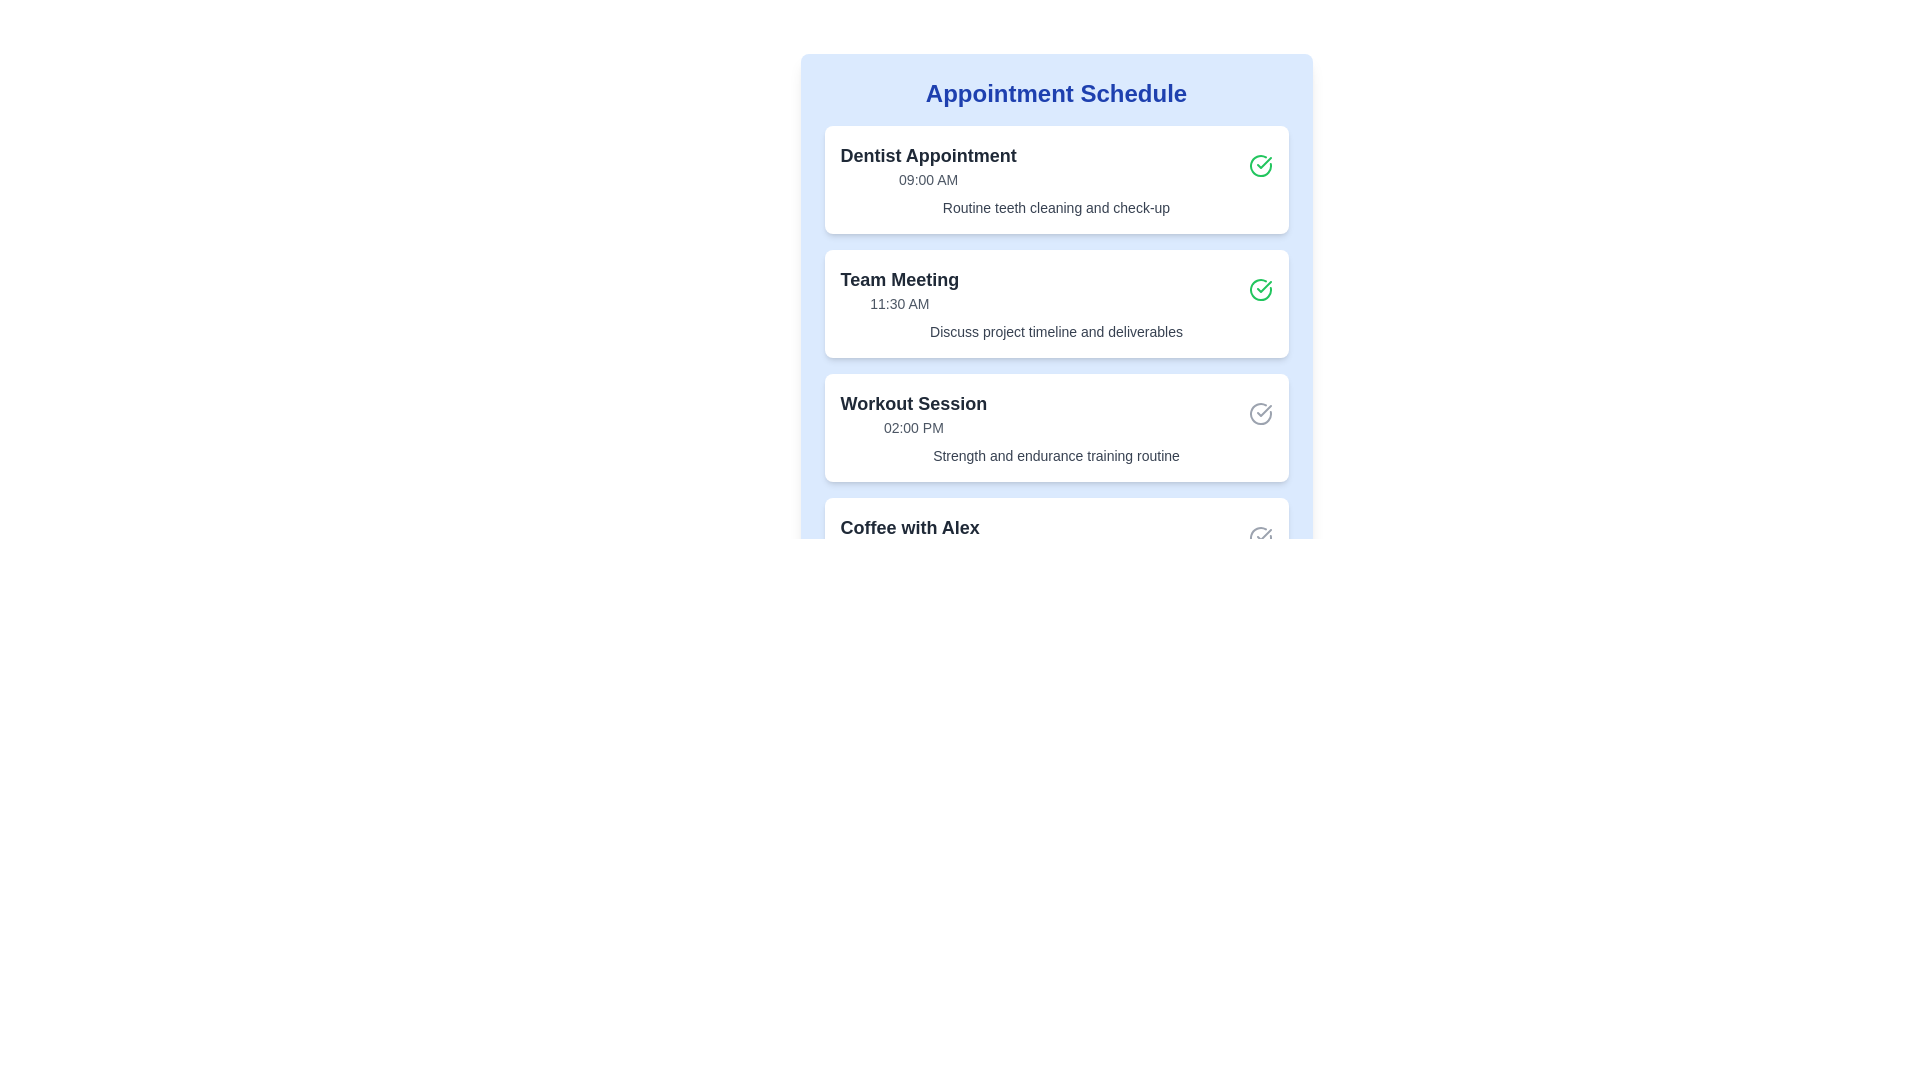  Describe the element at coordinates (909, 536) in the screenshot. I see `the appointment list item titled 'Coffee with Alex' that shows the time '04:00 PM', which is the last item in the schedule list` at that location.